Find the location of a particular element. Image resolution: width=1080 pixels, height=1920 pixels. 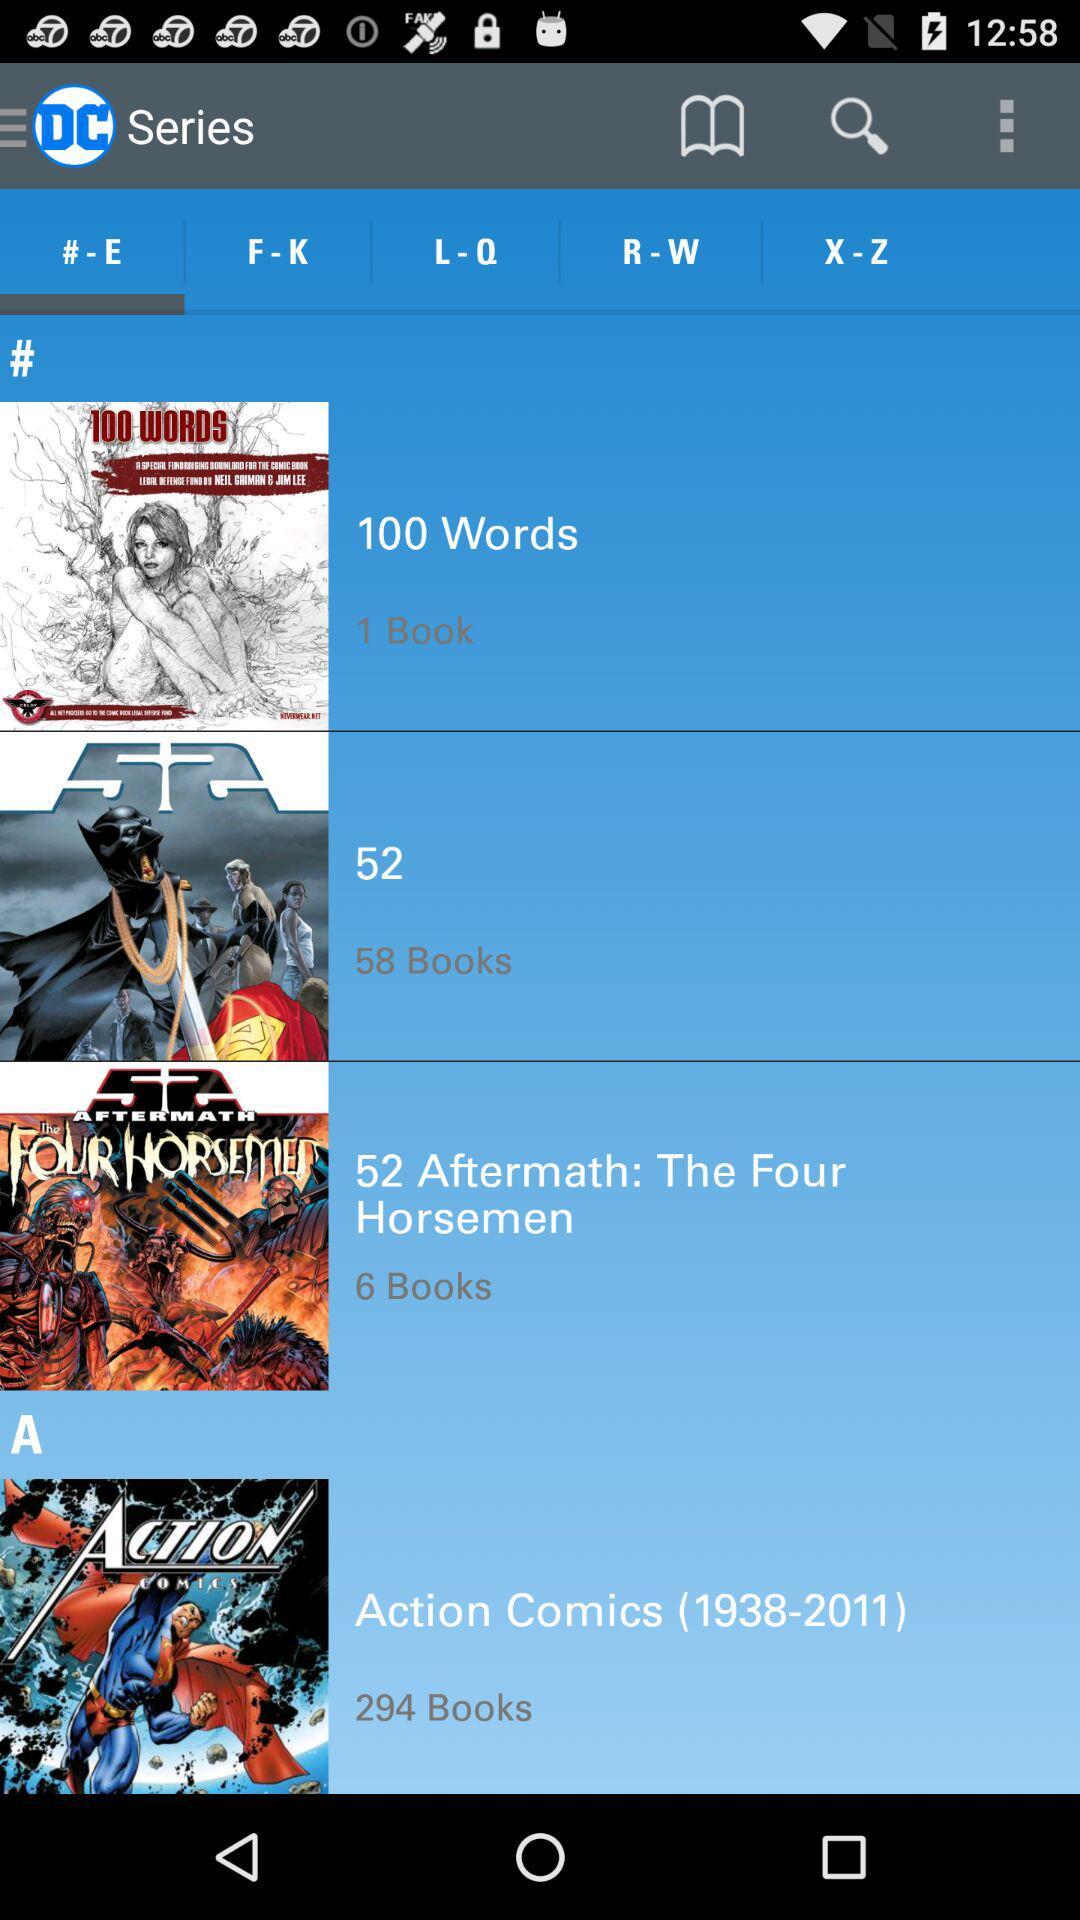

the # - e item is located at coordinates (92, 251).